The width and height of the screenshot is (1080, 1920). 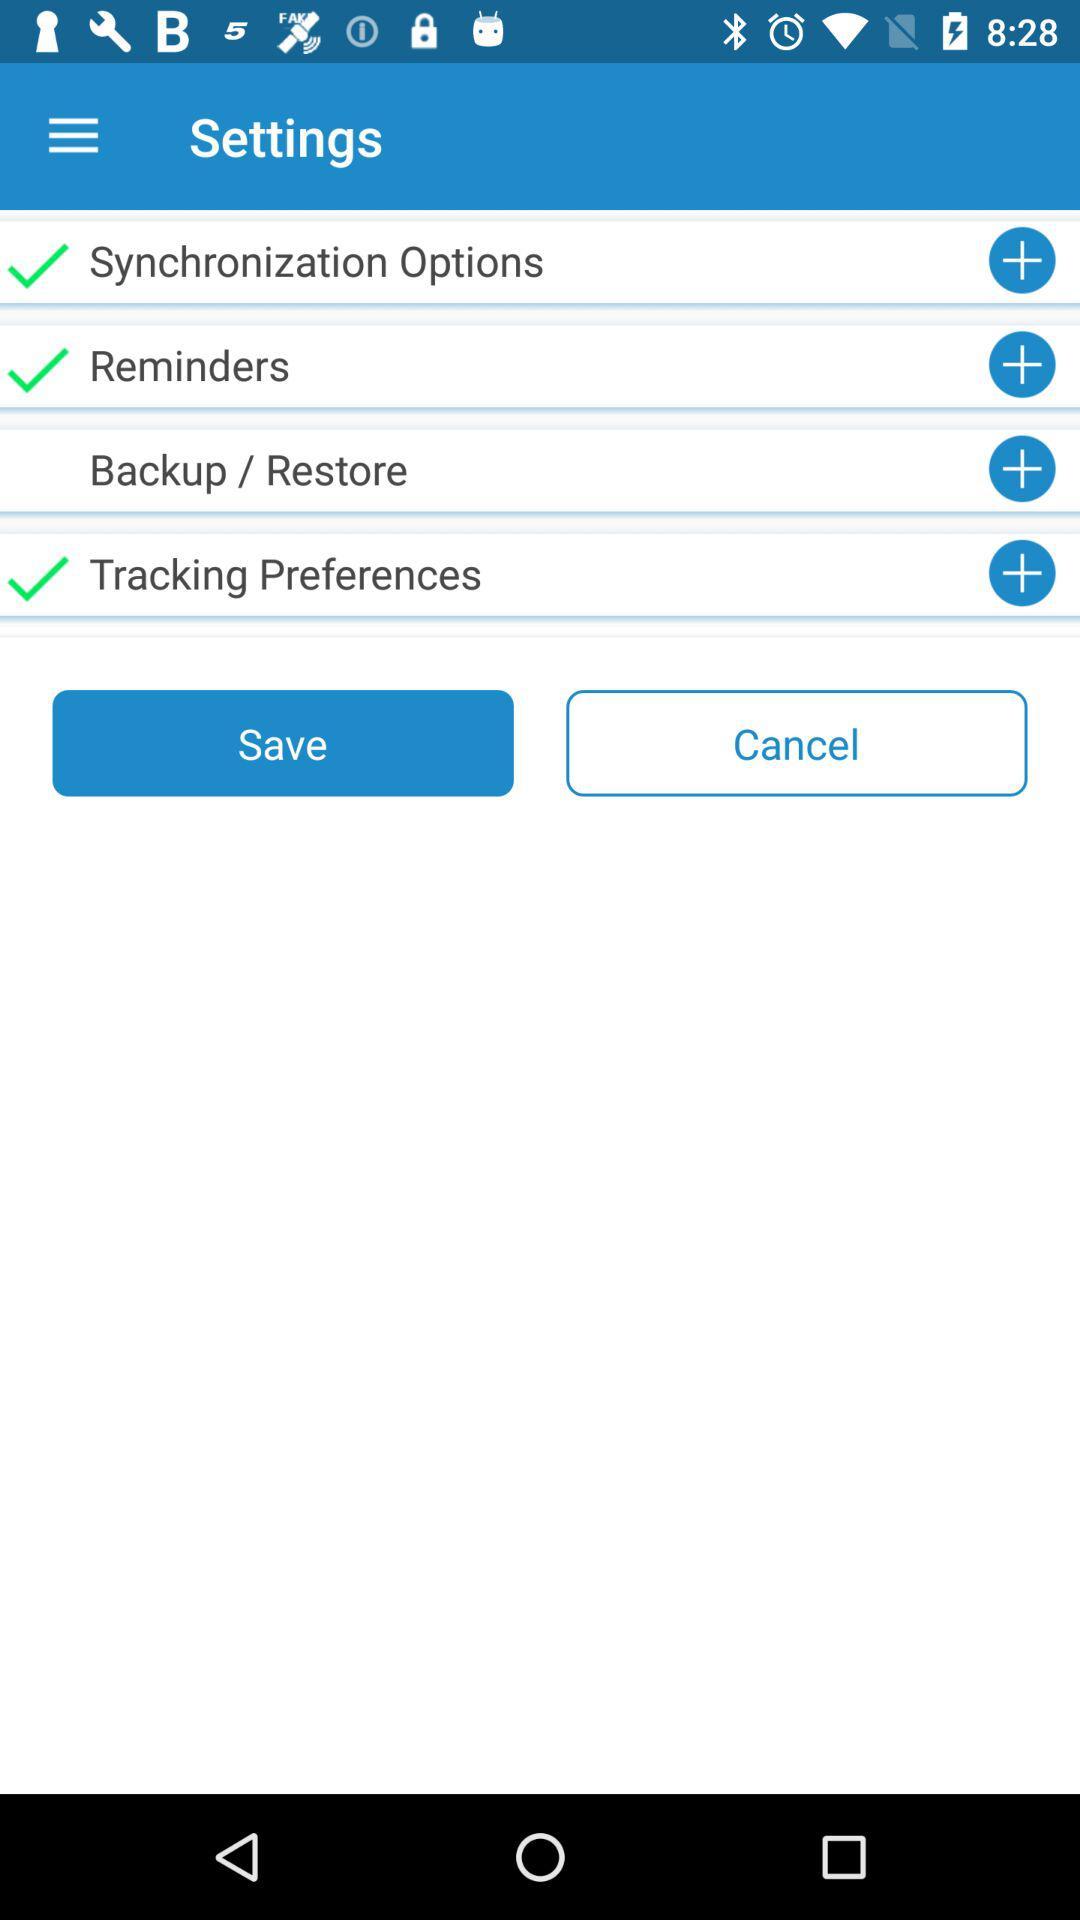 I want to click on open menu, so click(x=72, y=135).